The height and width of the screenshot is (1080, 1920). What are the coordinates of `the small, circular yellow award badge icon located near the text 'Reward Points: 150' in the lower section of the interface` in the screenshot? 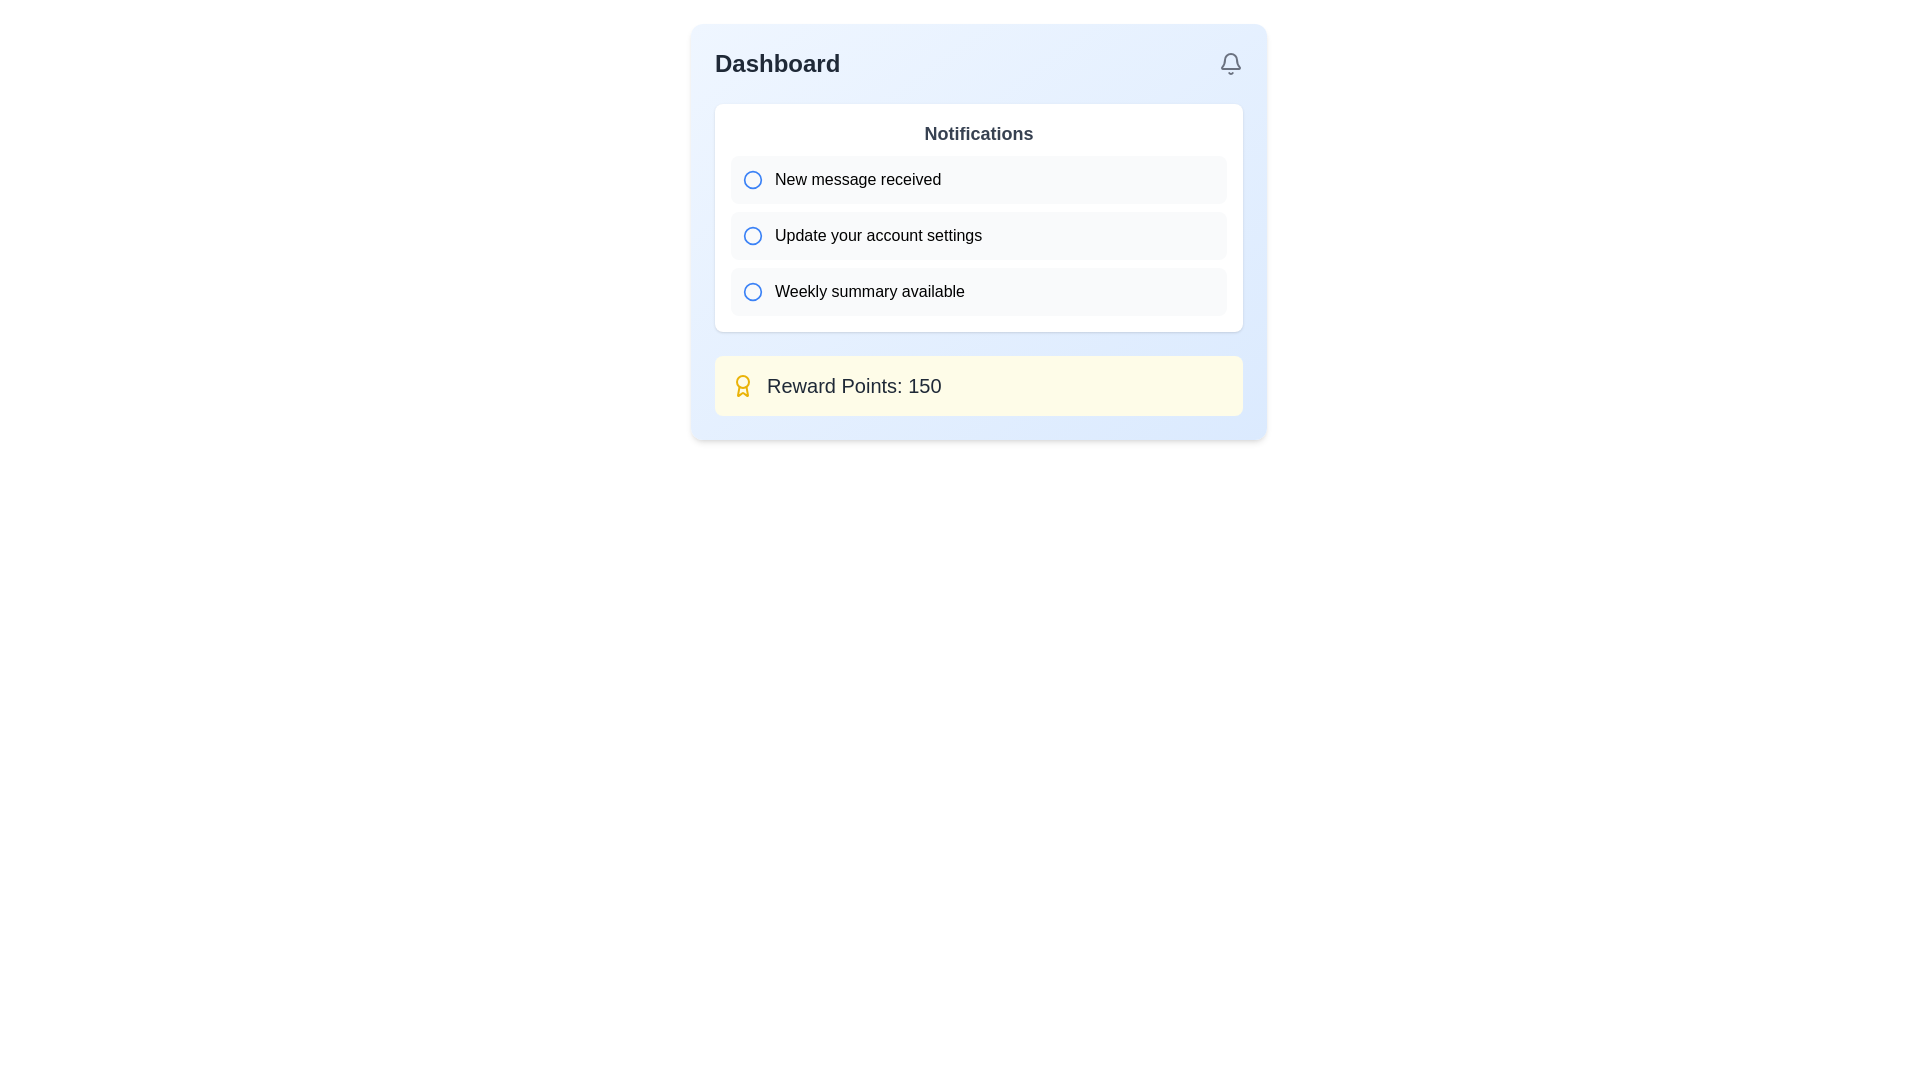 It's located at (742, 385).